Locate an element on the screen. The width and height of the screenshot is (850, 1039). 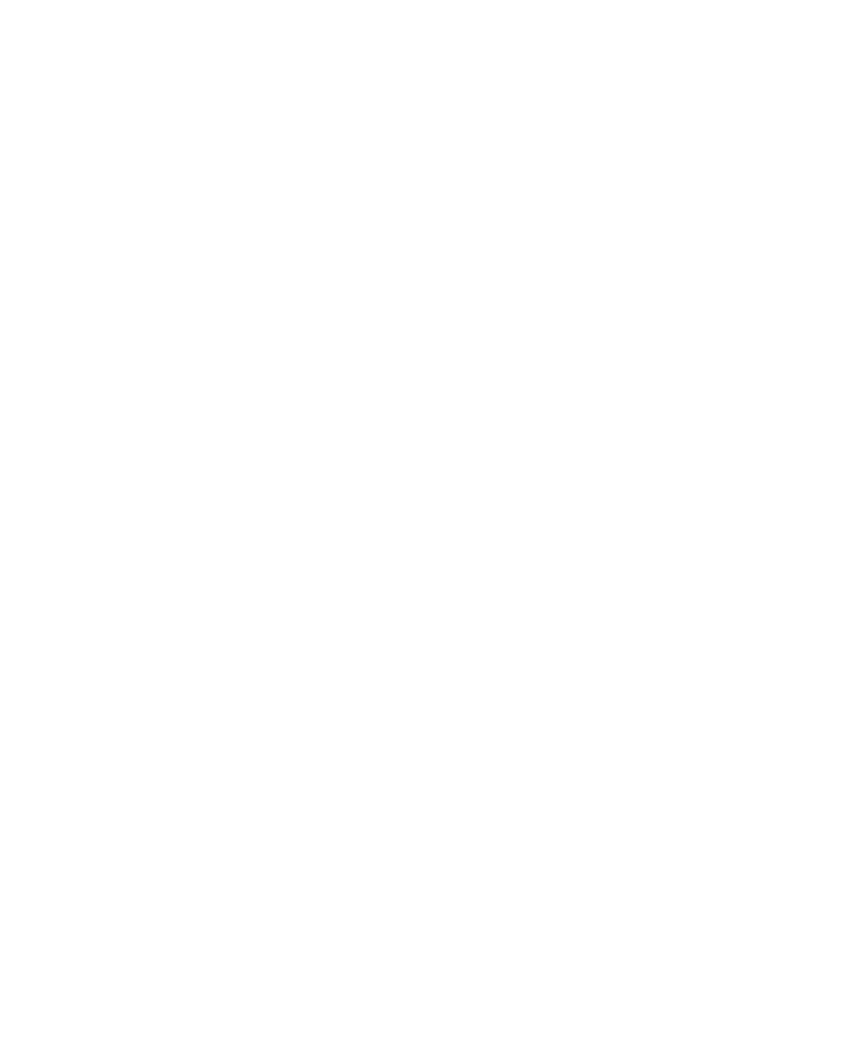
'October 2015' is located at coordinates (89, 637).